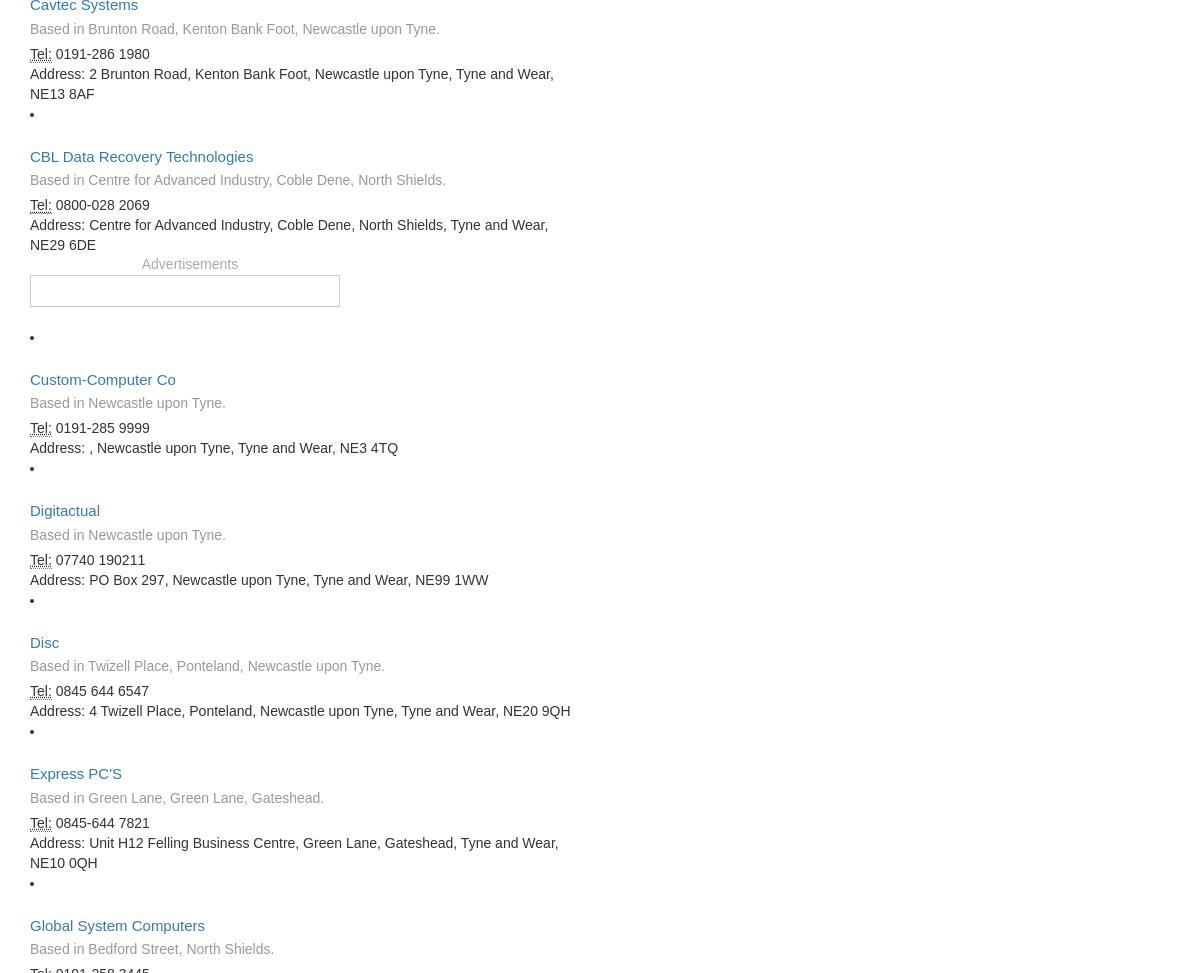  I want to click on 'Express PC'S', so click(75, 772).